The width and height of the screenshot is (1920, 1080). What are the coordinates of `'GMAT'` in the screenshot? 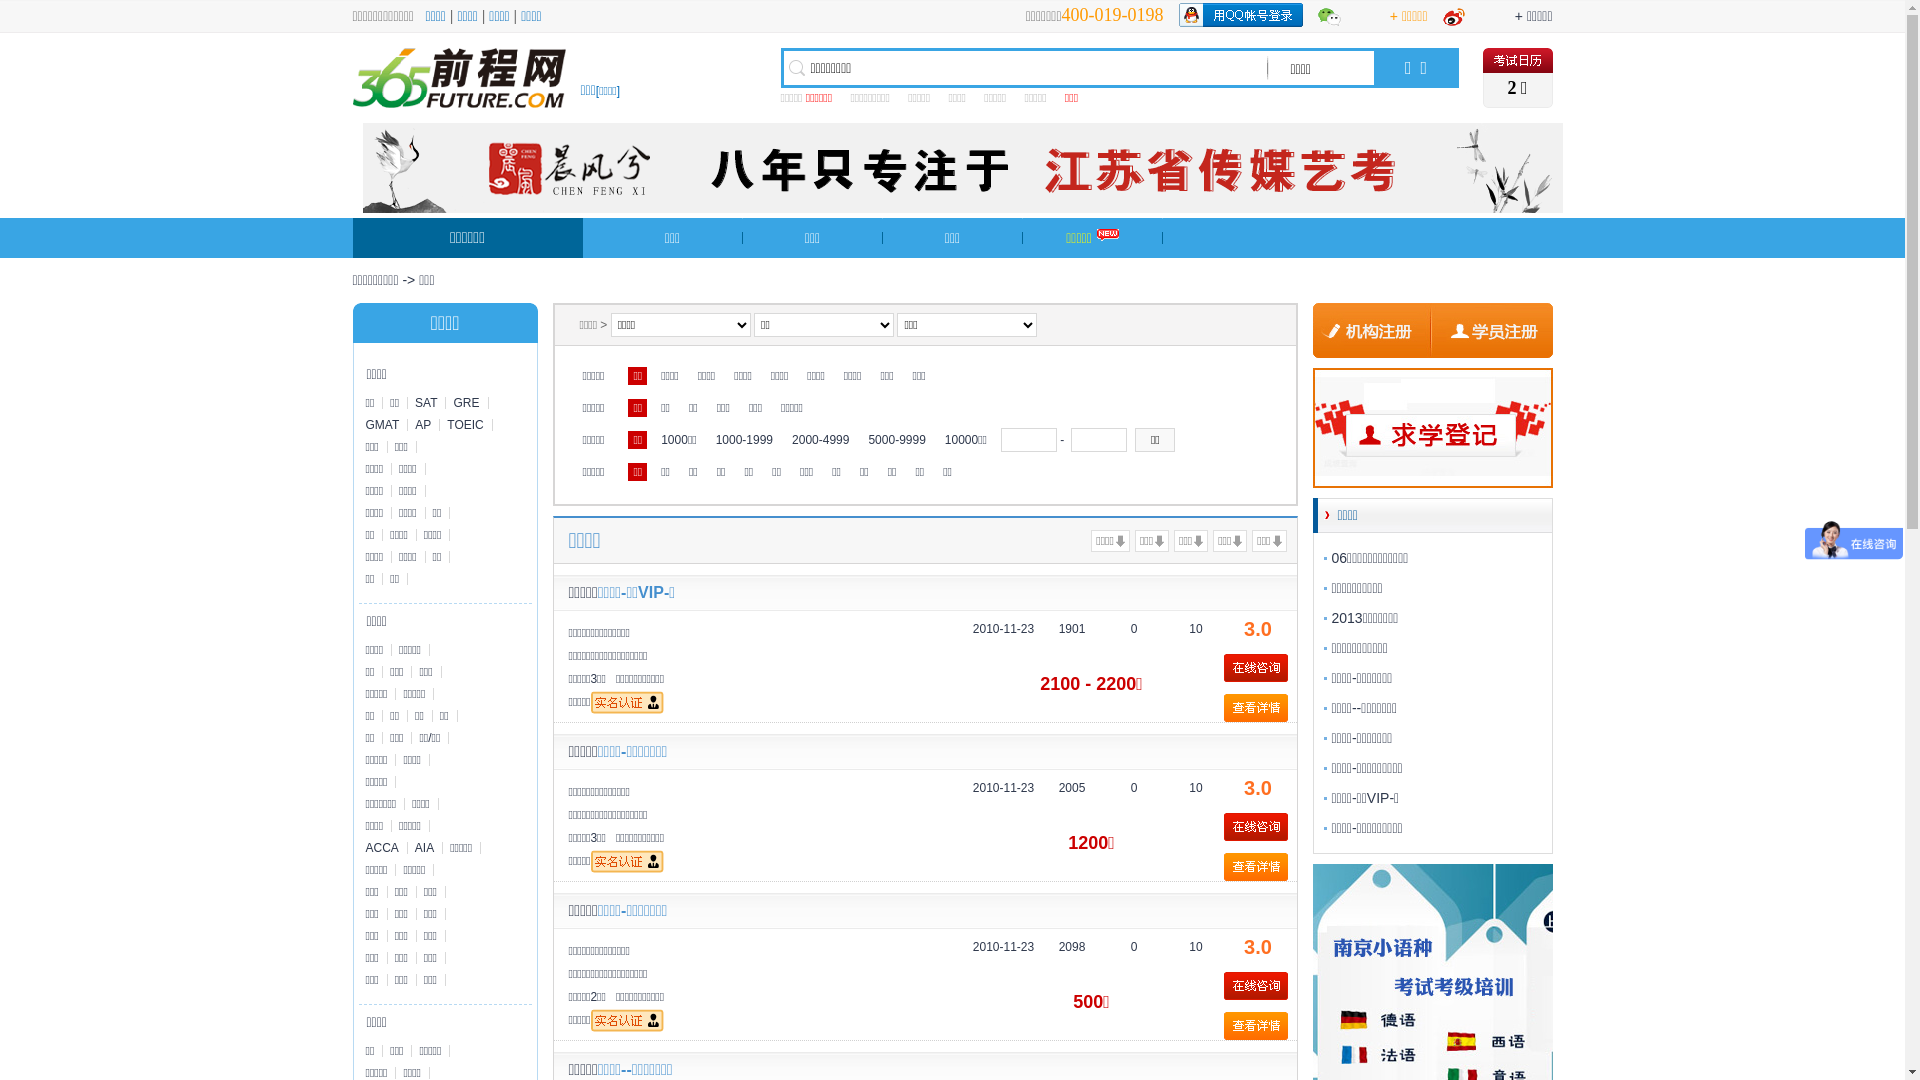 It's located at (383, 423).